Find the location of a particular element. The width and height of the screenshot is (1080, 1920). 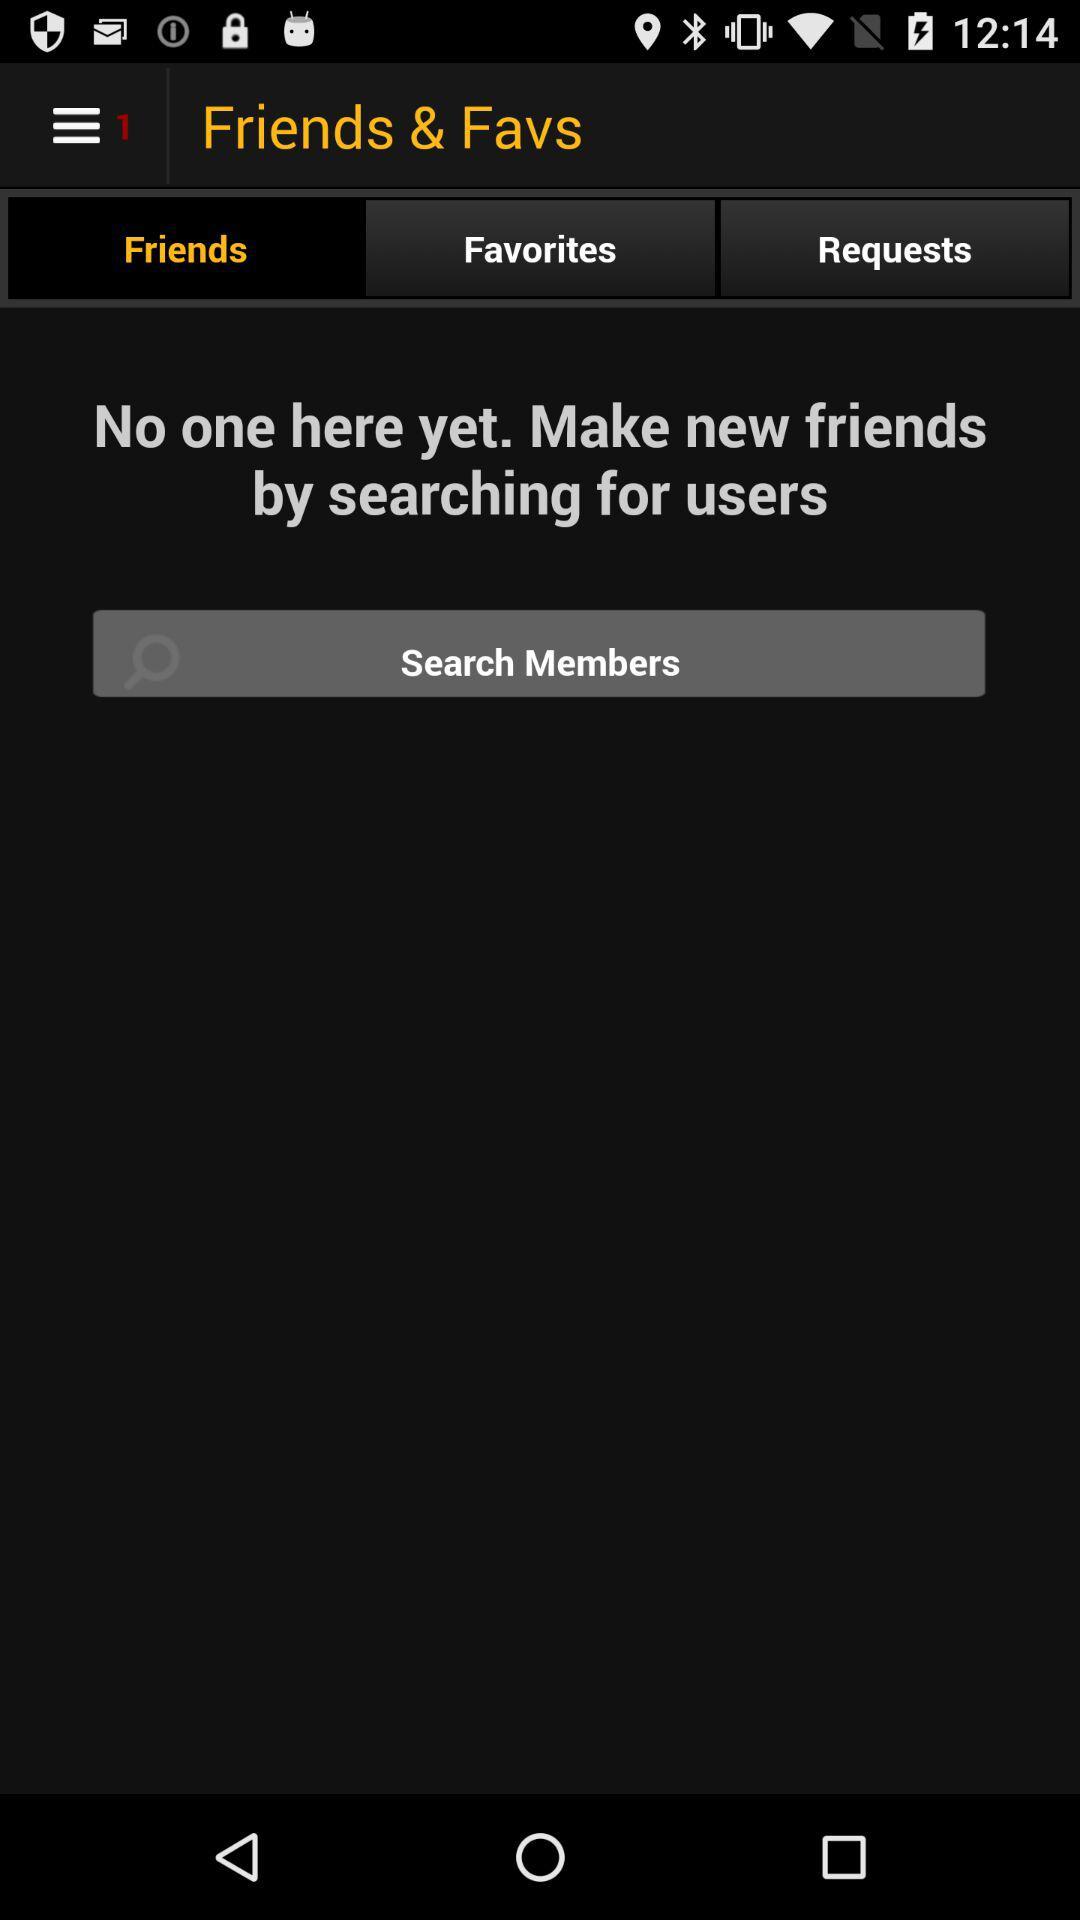

use keyword to search members is located at coordinates (540, 661).